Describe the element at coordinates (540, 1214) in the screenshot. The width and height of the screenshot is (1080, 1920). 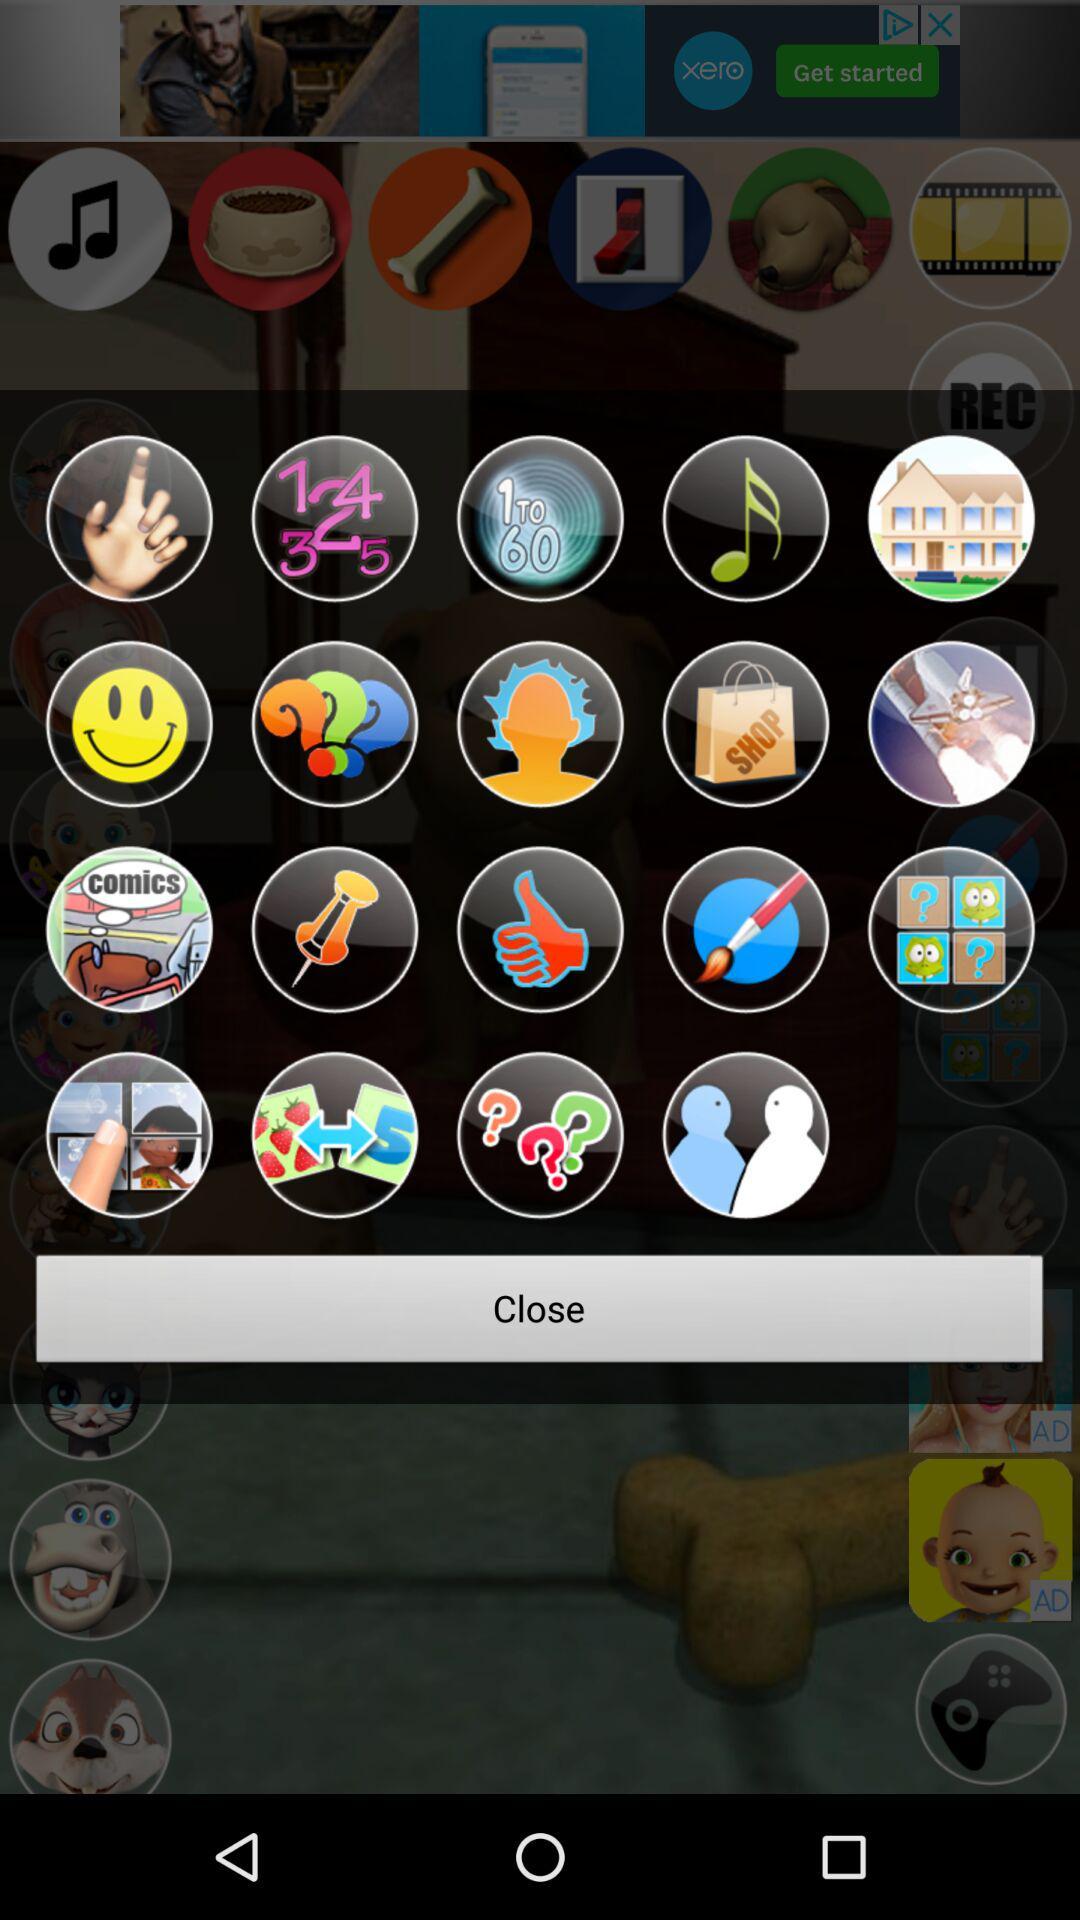
I see `the help icon` at that location.